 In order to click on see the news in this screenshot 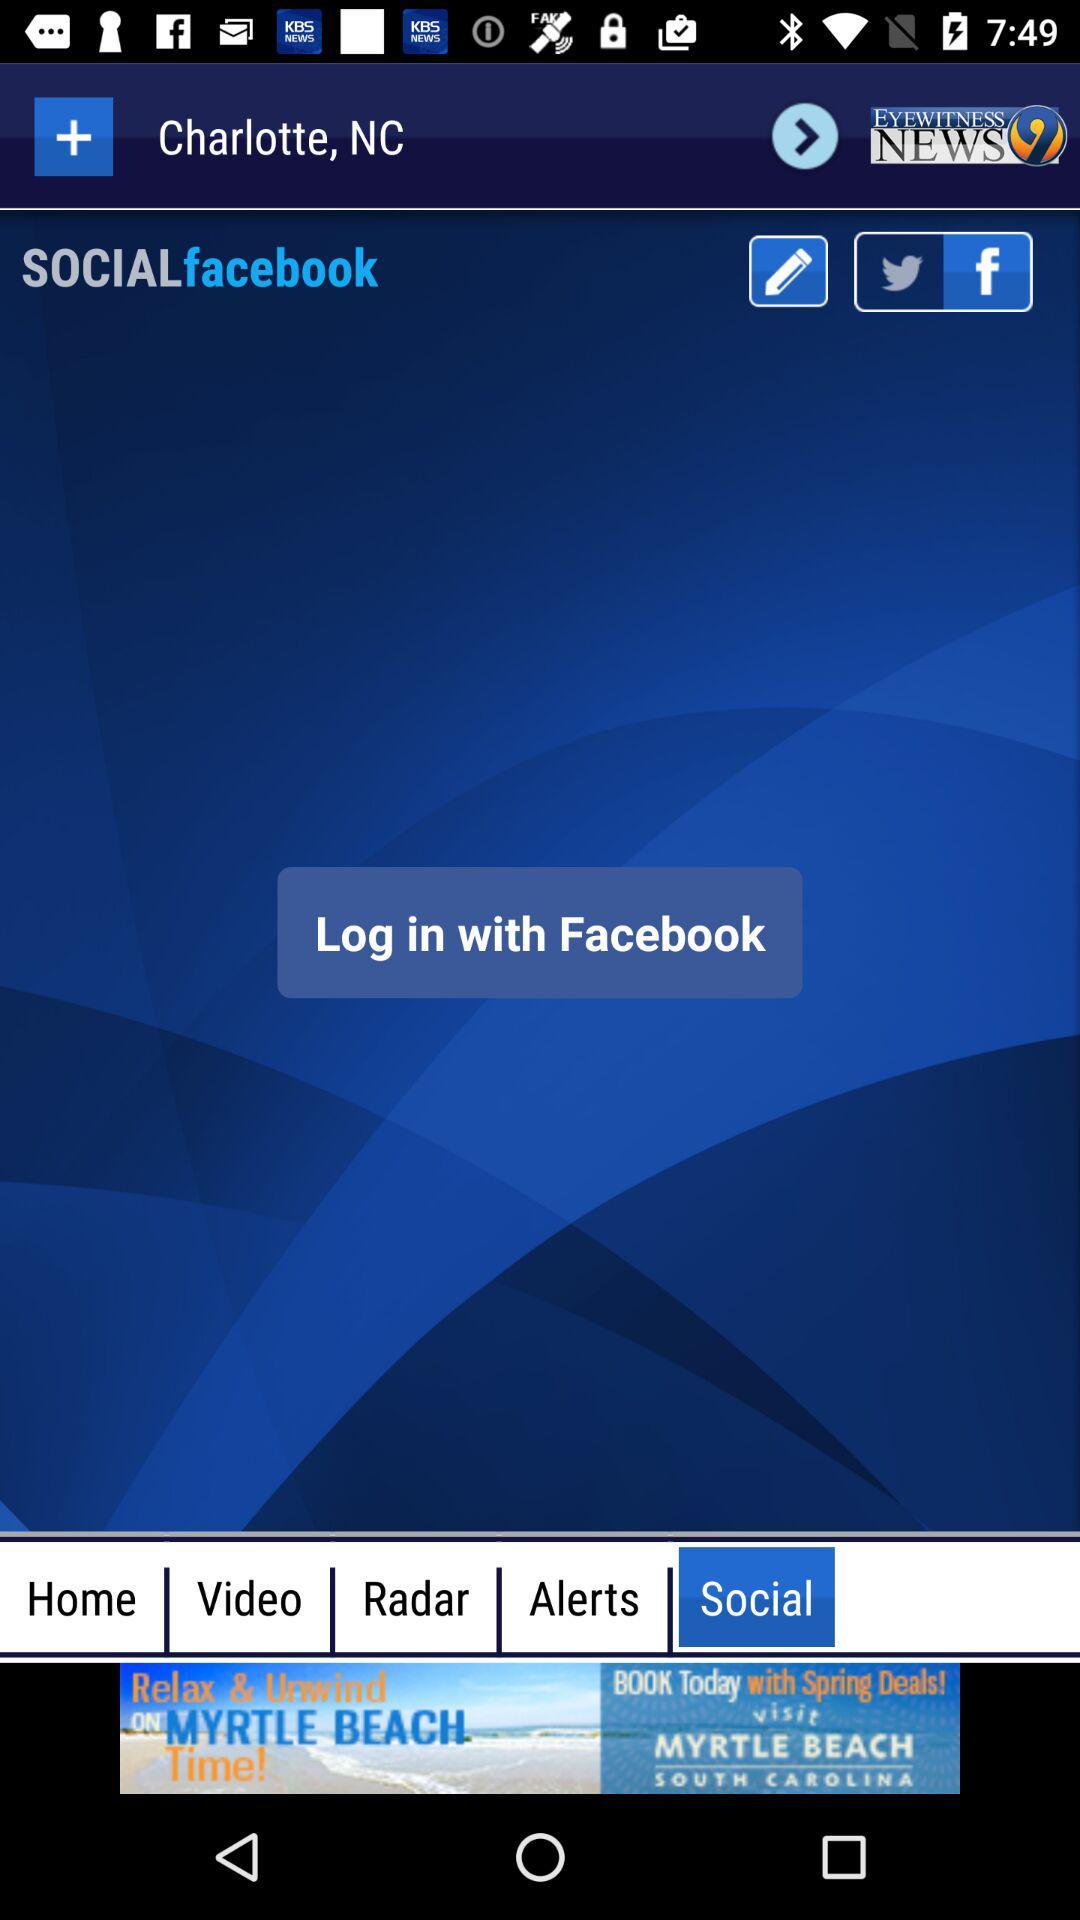, I will do `click(967, 135)`.